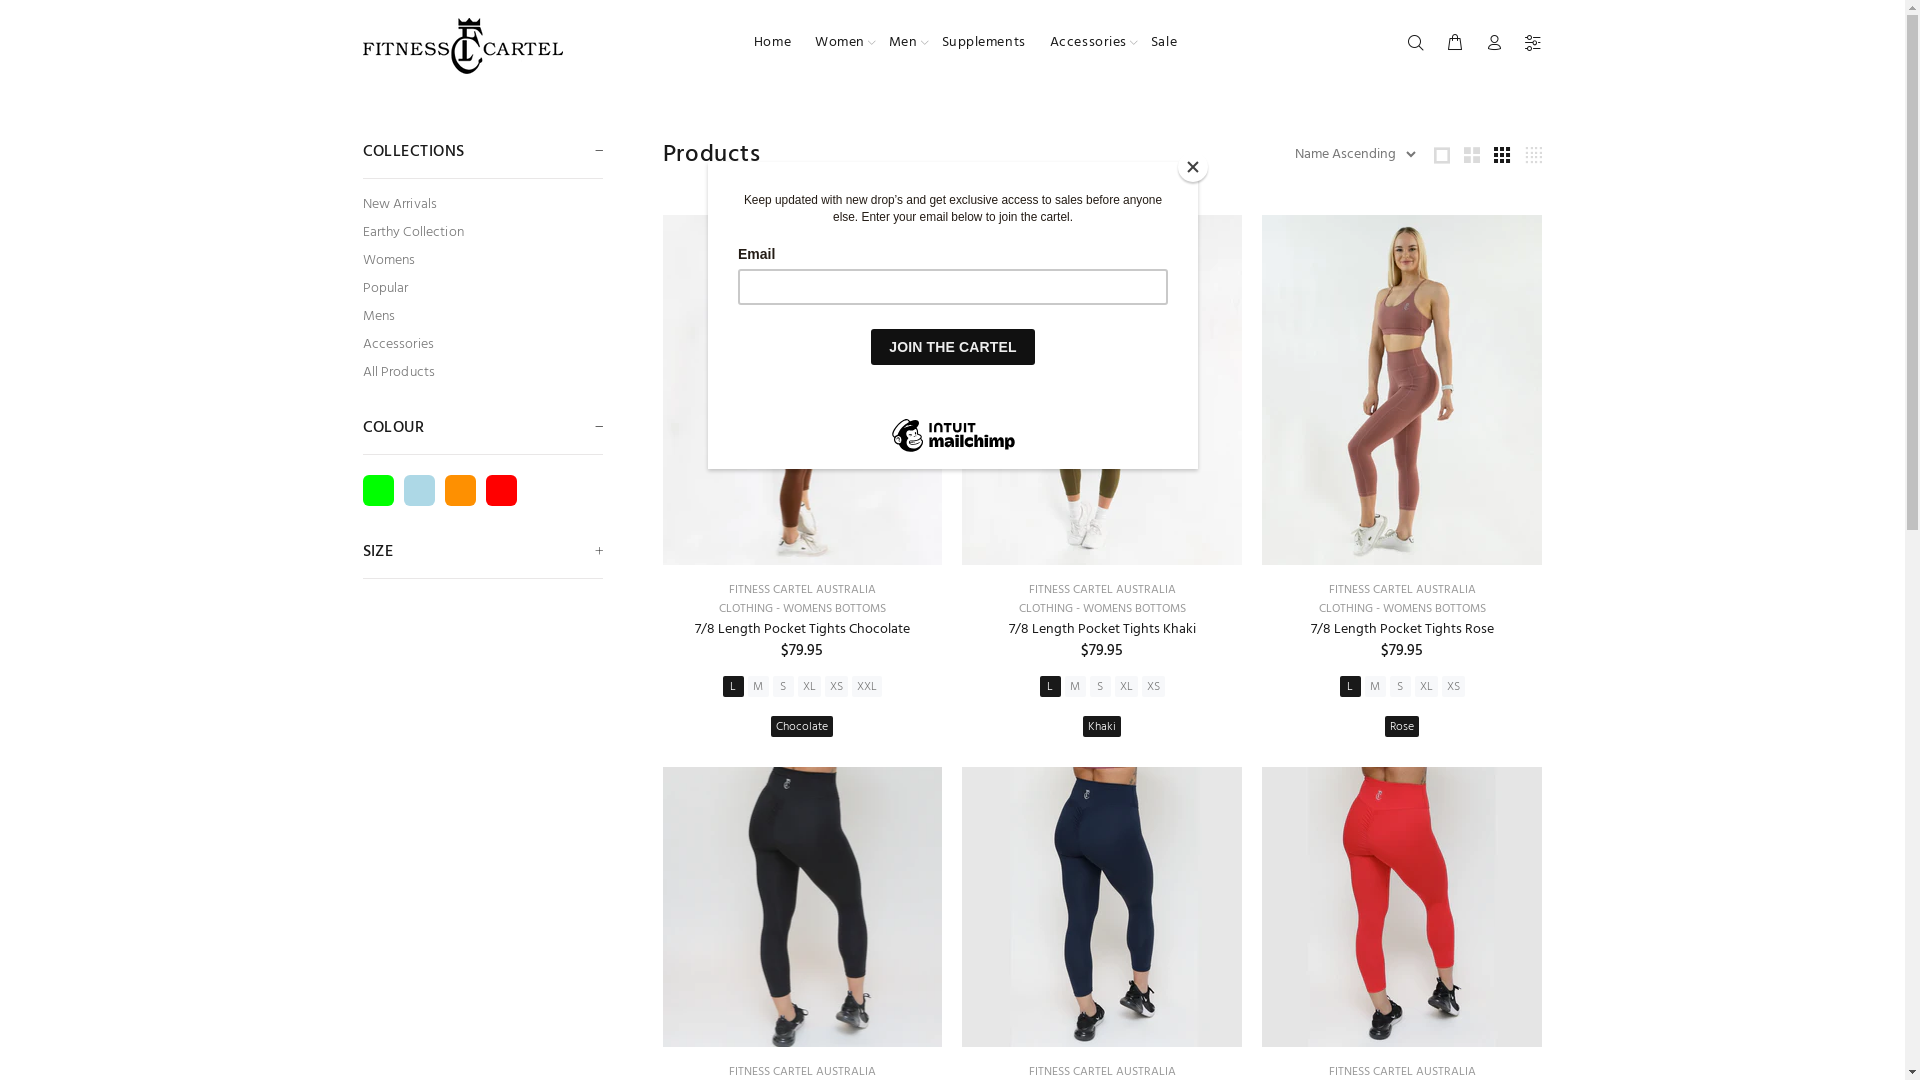  I want to click on 'M', so click(1374, 685).